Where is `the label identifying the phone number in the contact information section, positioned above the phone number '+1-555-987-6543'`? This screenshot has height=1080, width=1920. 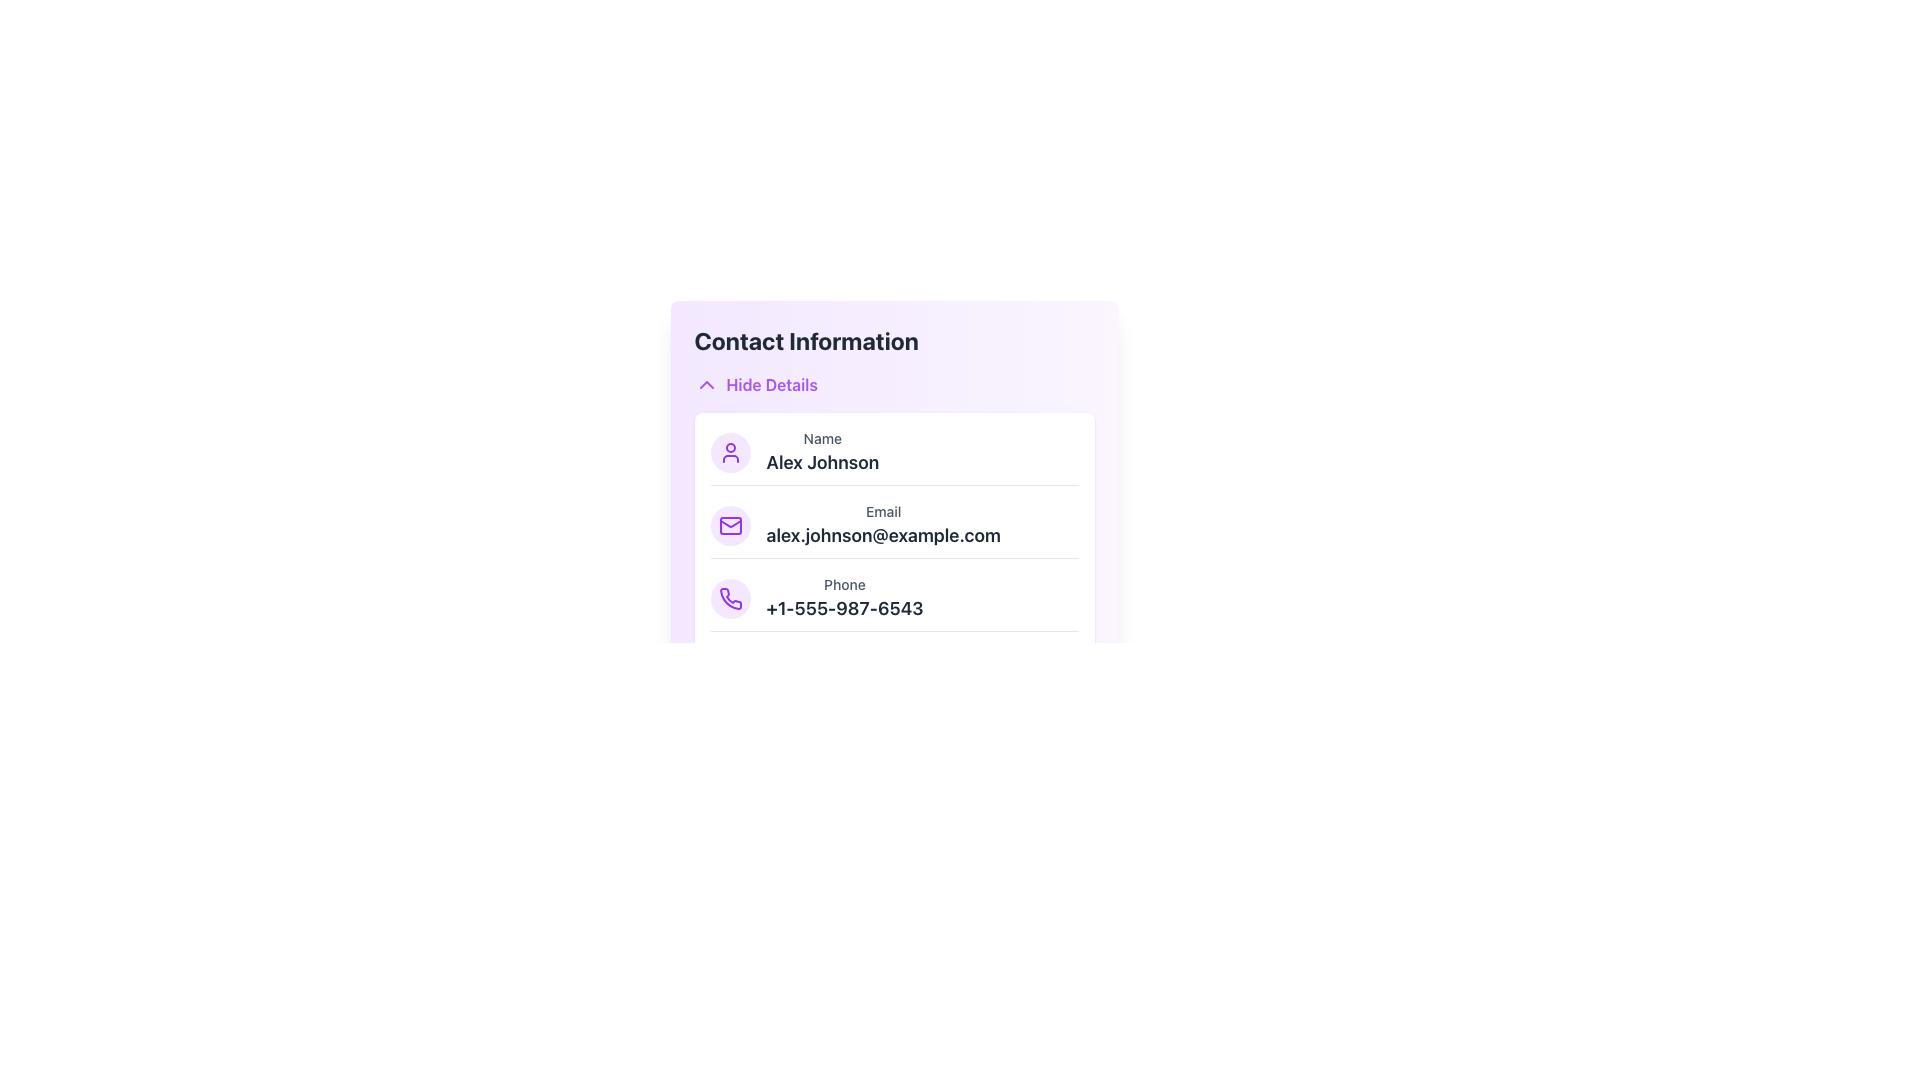
the label identifying the phone number in the contact information section, positioned above the phone number '+1-555-987-6543' is located at coordinates (844, 585).